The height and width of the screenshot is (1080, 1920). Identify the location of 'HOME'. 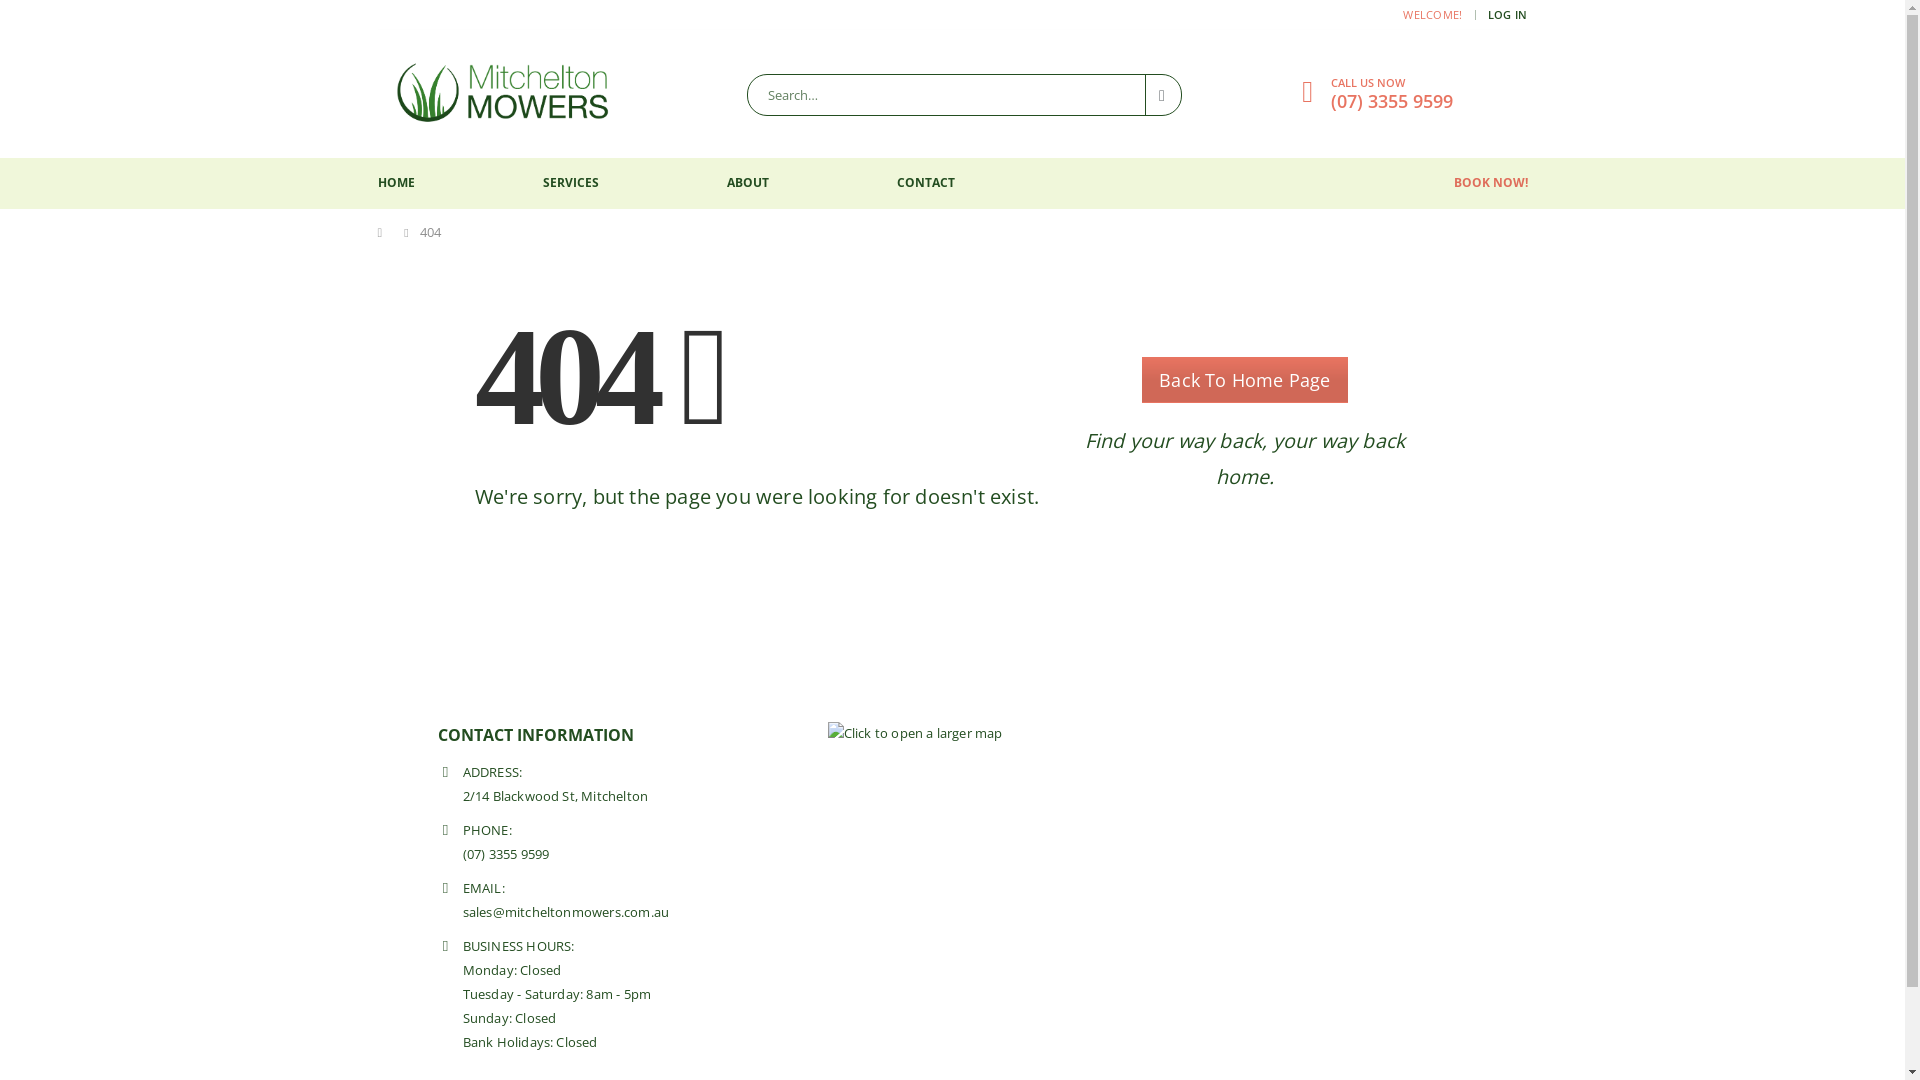
(396, 183).